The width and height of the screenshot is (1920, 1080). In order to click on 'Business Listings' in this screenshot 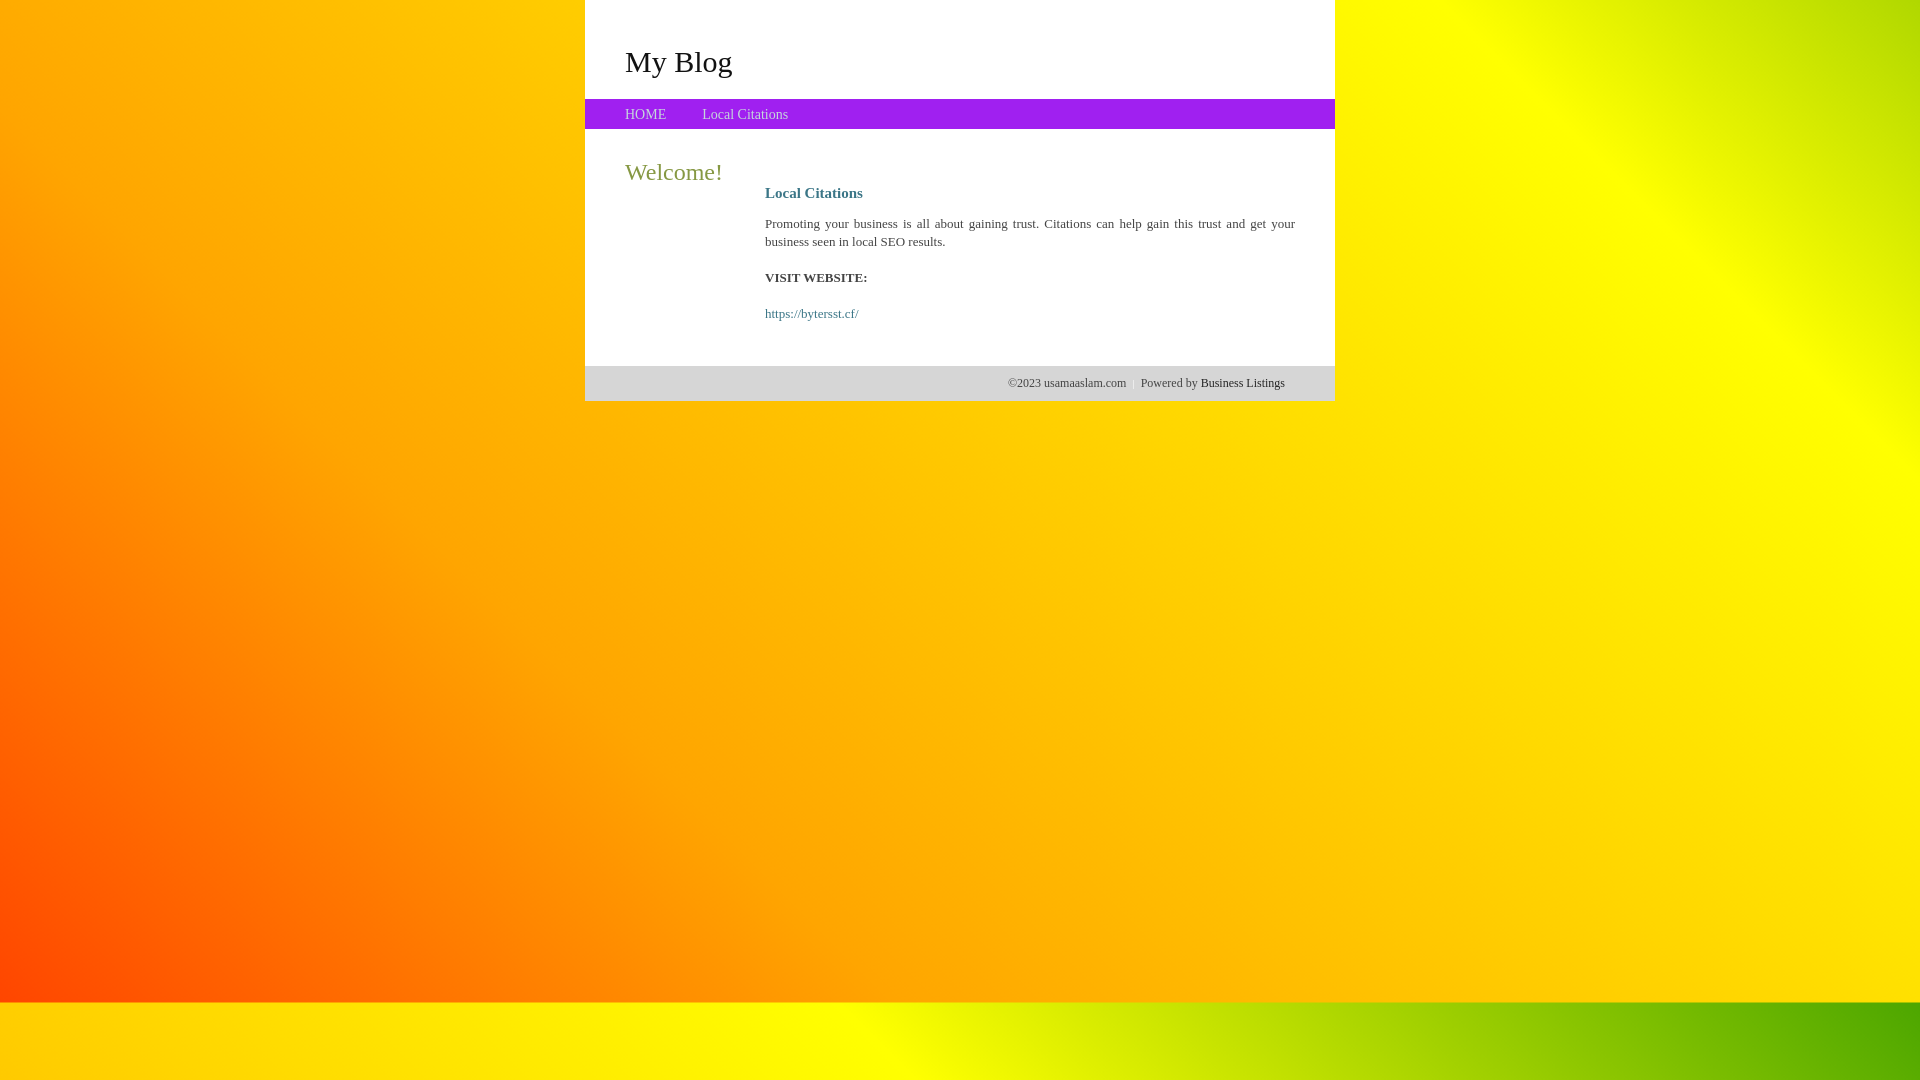, I will do `click(1242, 382)`.